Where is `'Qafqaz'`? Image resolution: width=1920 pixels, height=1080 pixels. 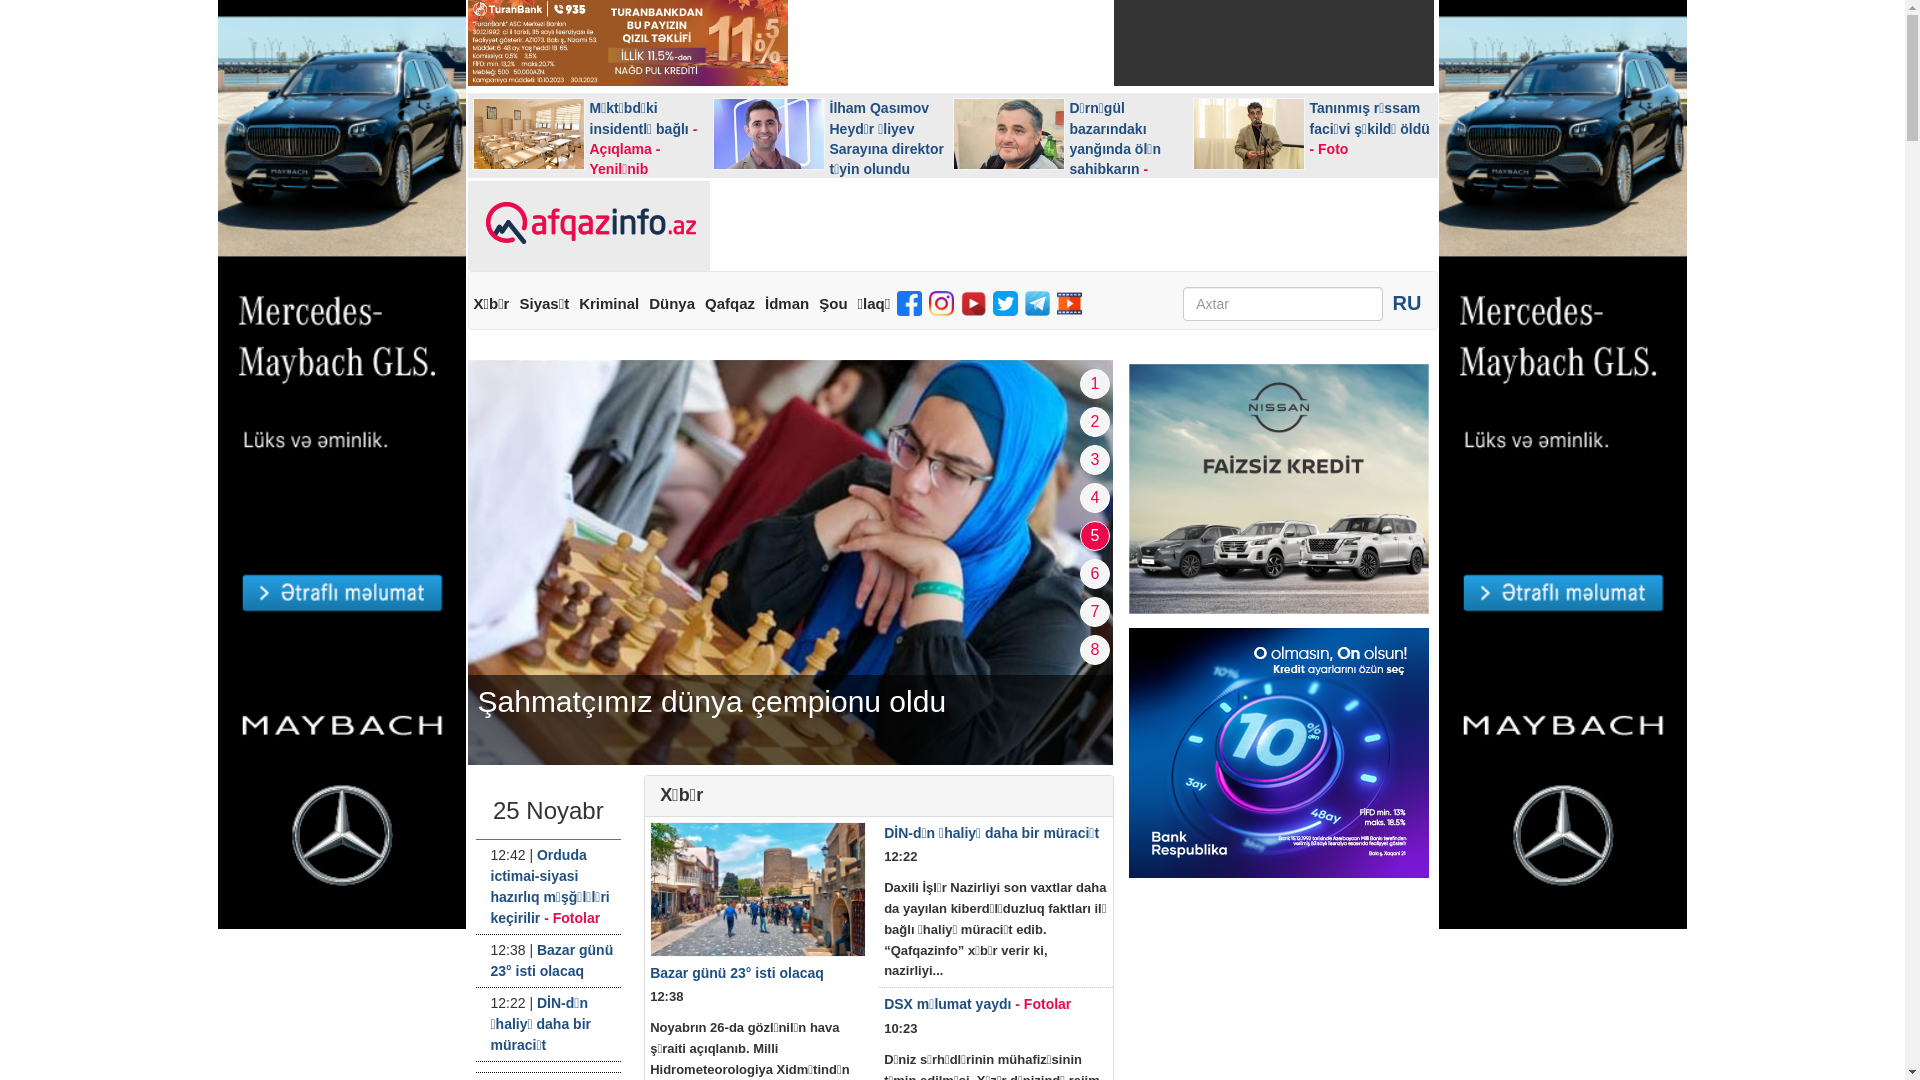
'Qafqaz' is located at coordinates (728, 304).